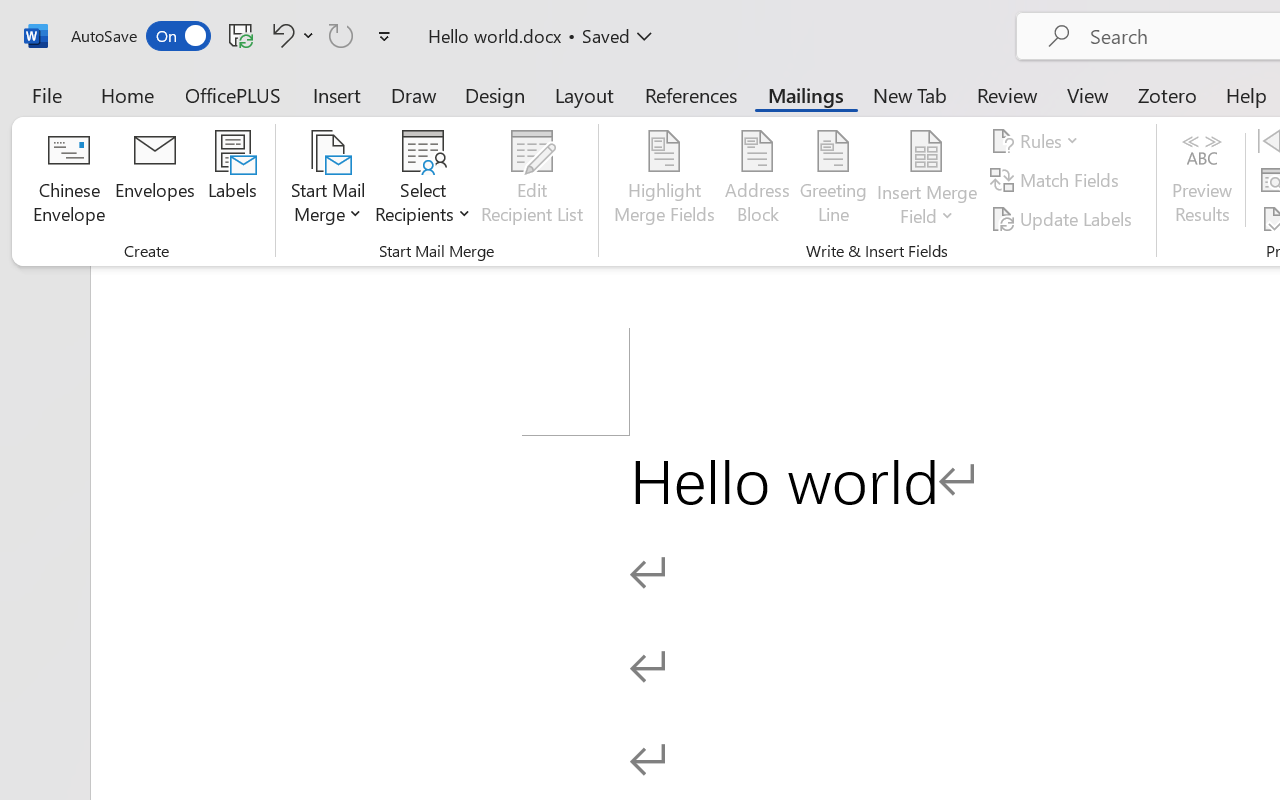 Image resolution: width=1280 pixels, height=800 pixels. Describe the element at coordinates (328, 179) in the screenshot. I see `'Start Mail Merge'` at that location.